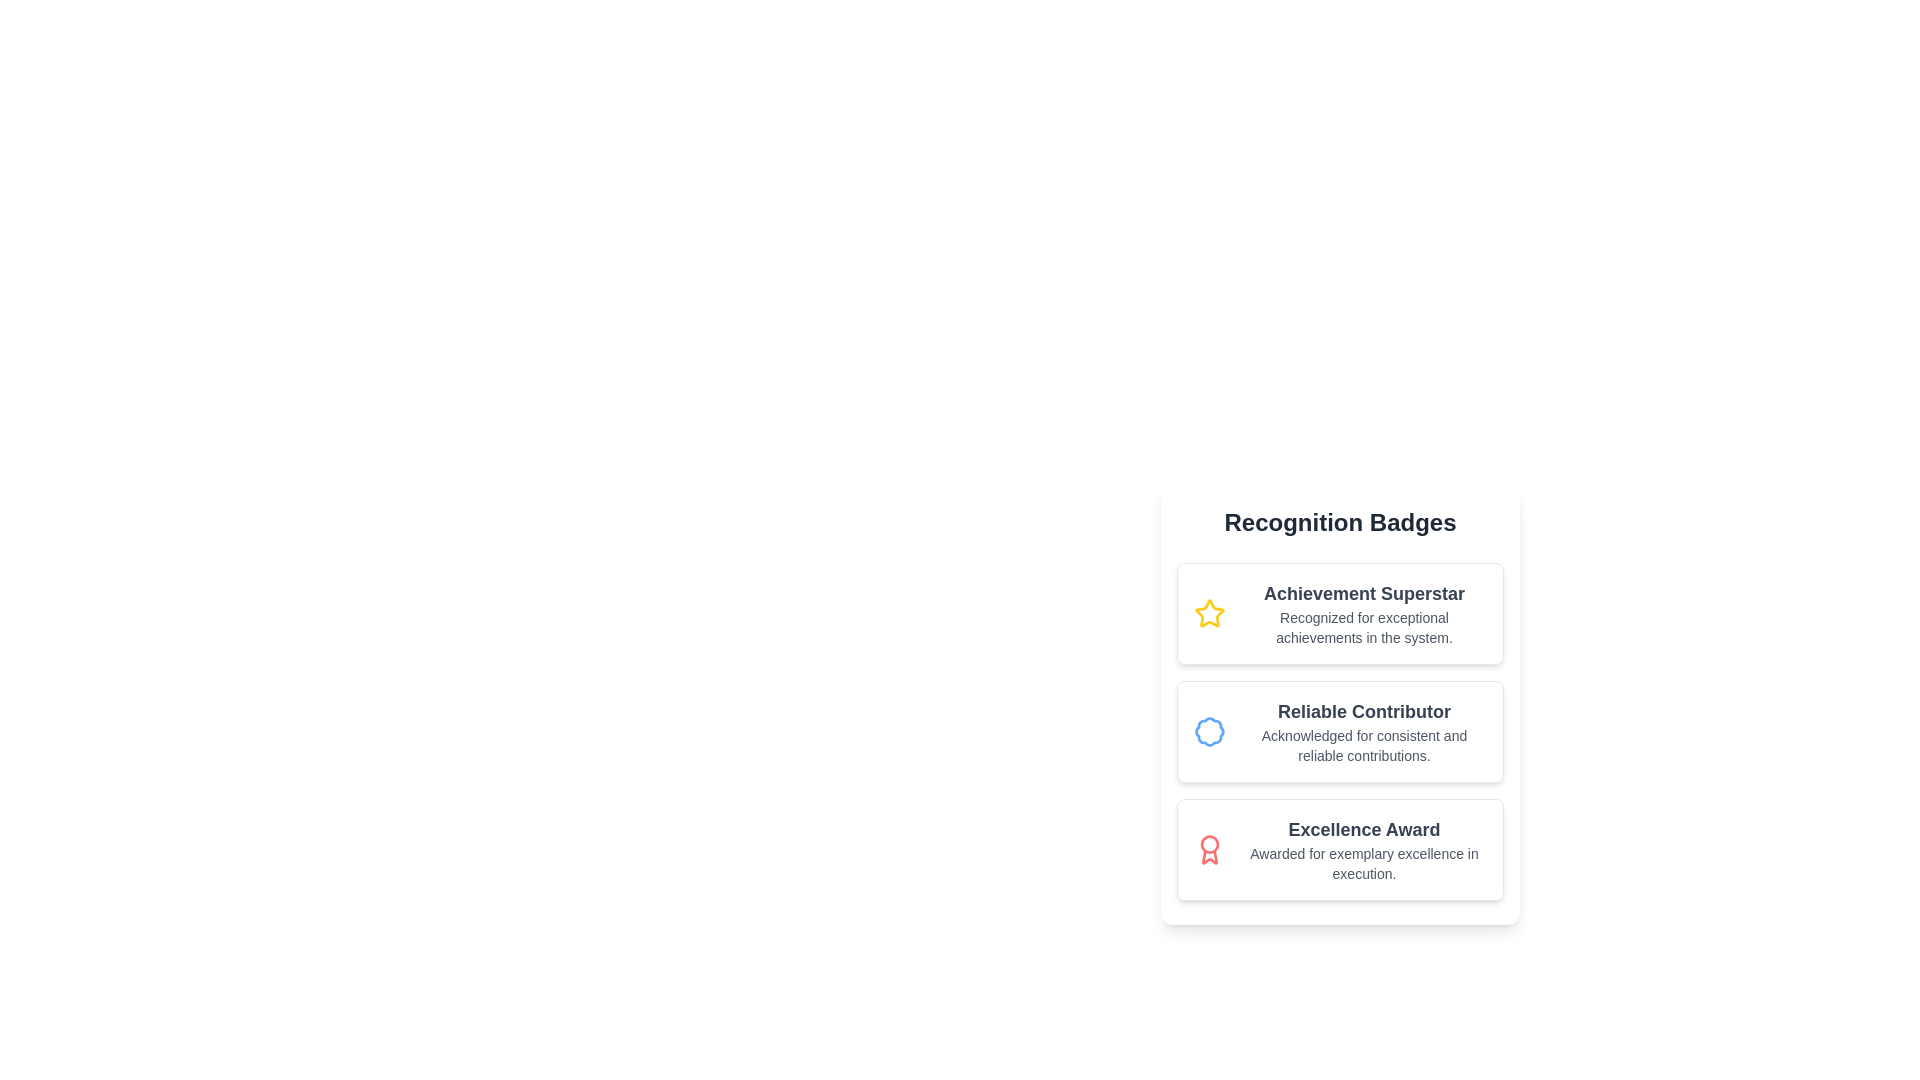  Describe the element at coordinates (1208, 612) in the screenshot. I see `the star icon, which serves as a visual indicator of an achievement badge, located at the far-left side of the 'Achievement Superstar' badge in the 'Recognition Badges' list` at that location.